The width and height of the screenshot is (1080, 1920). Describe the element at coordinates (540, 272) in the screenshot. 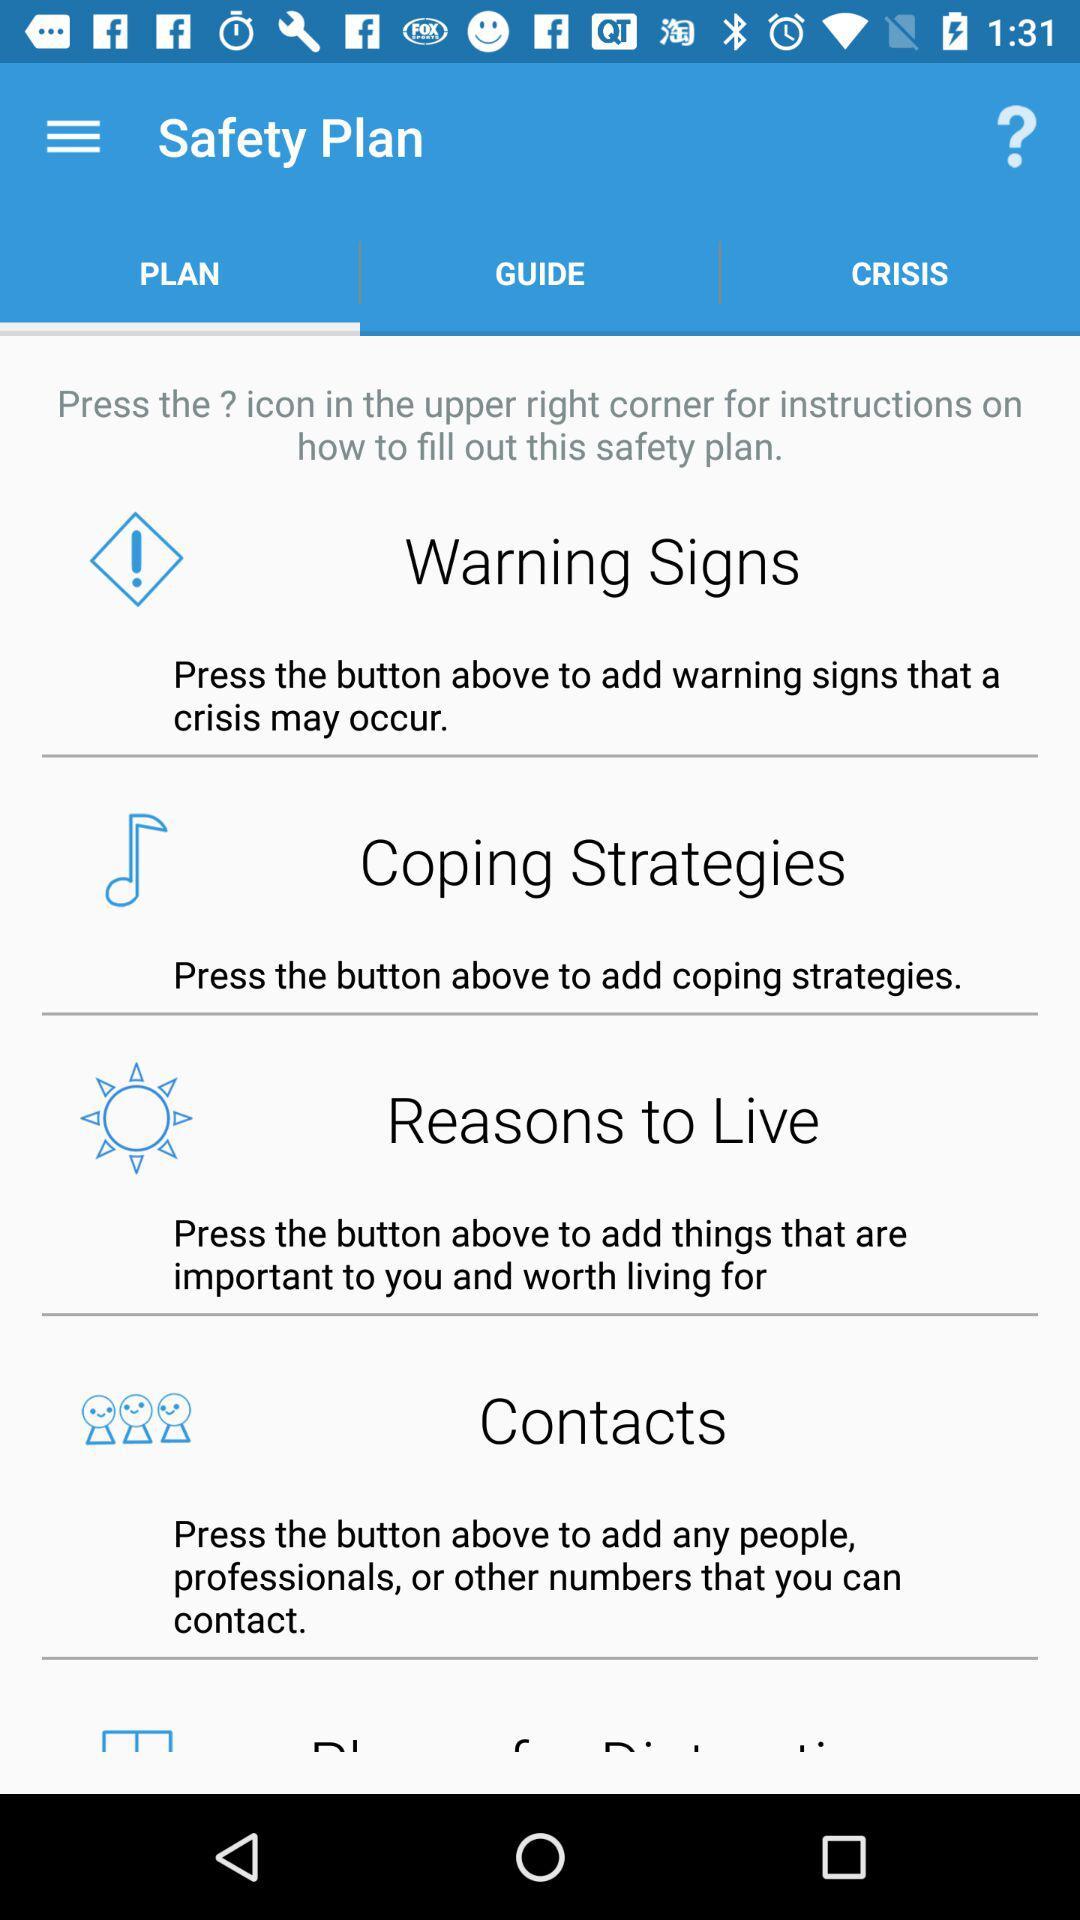

I see `the icon to the right of plan app` at that location.